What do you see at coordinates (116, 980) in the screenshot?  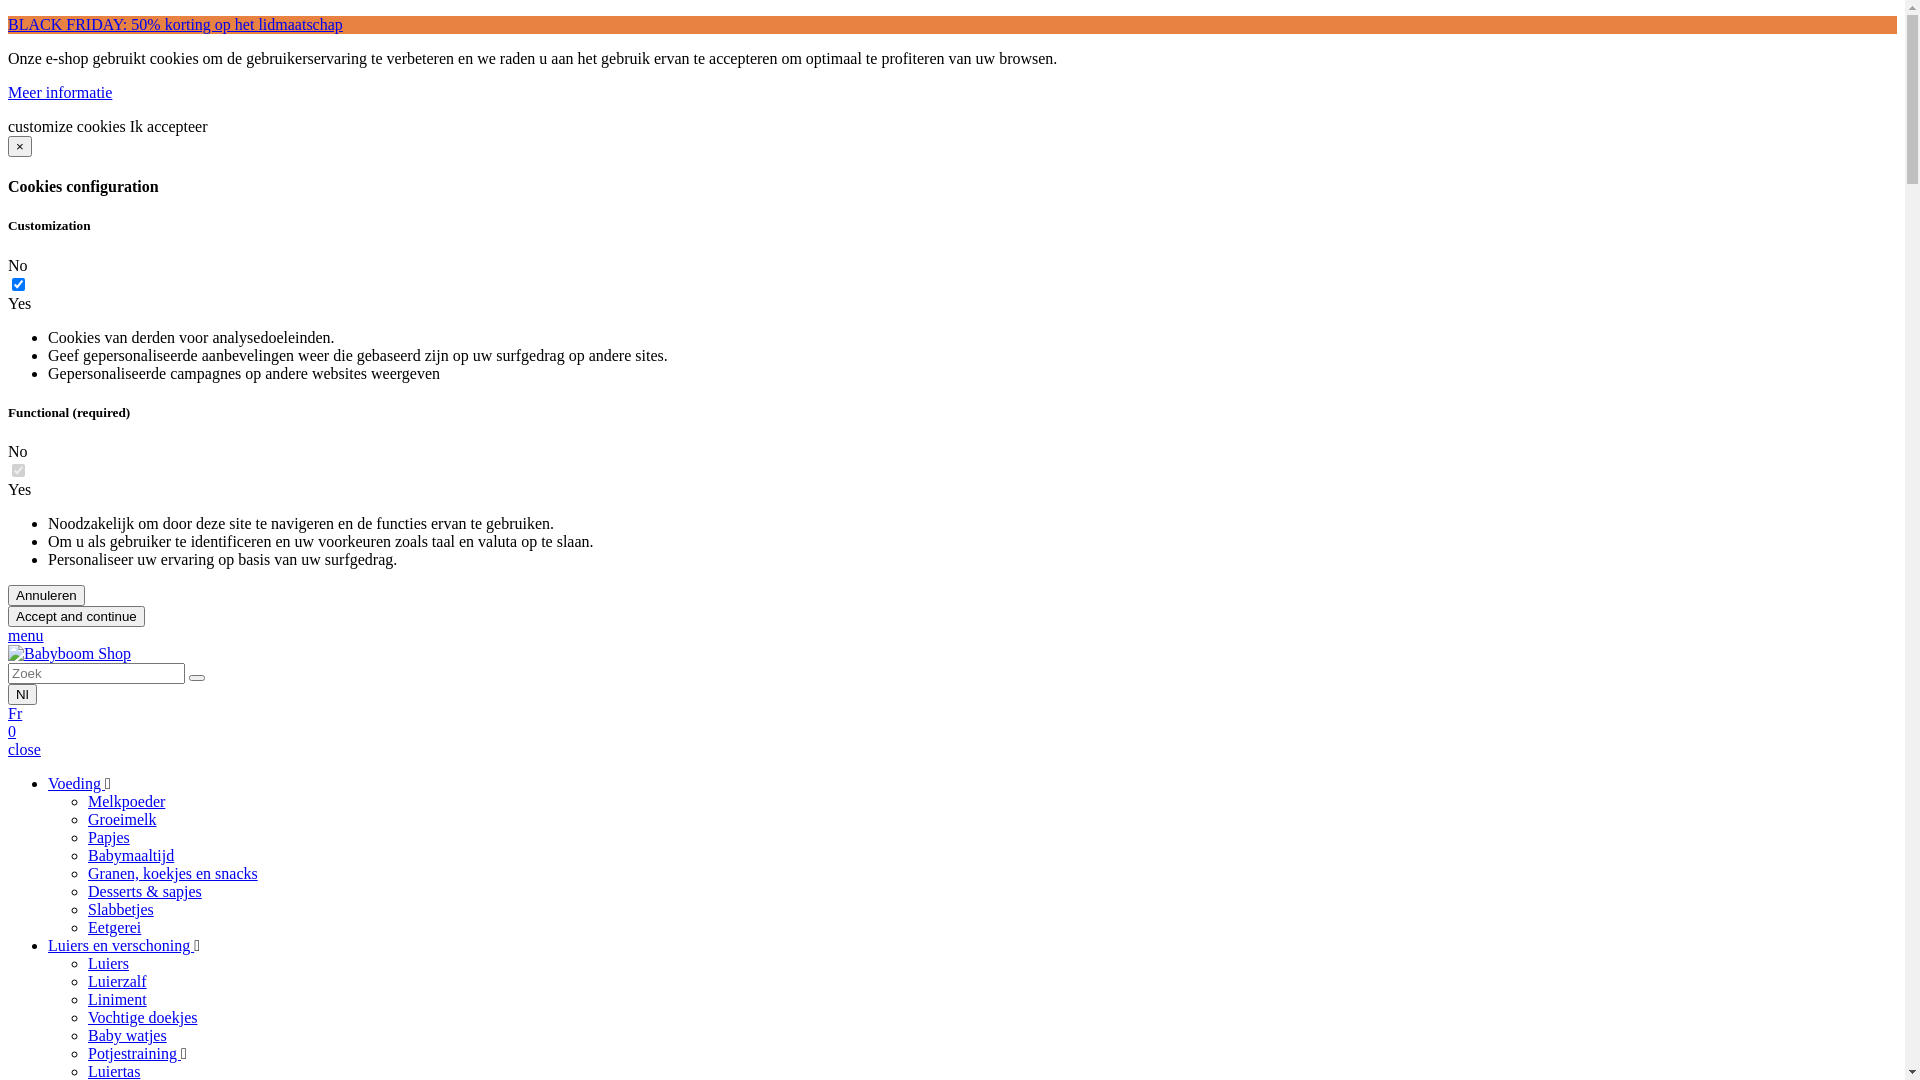 I see `'Luierzalf'` at bounding box center [116, 980].